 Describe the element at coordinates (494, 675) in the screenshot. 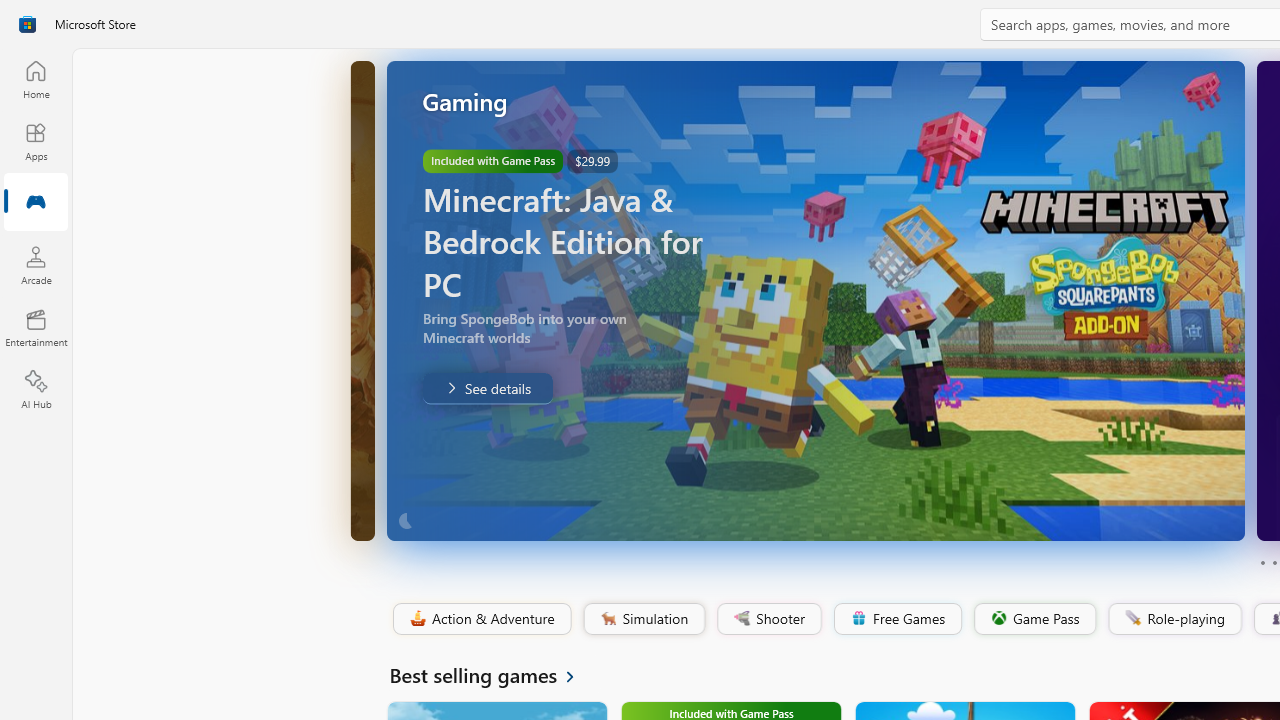

I see `'See all  Best selling games'` at that location.